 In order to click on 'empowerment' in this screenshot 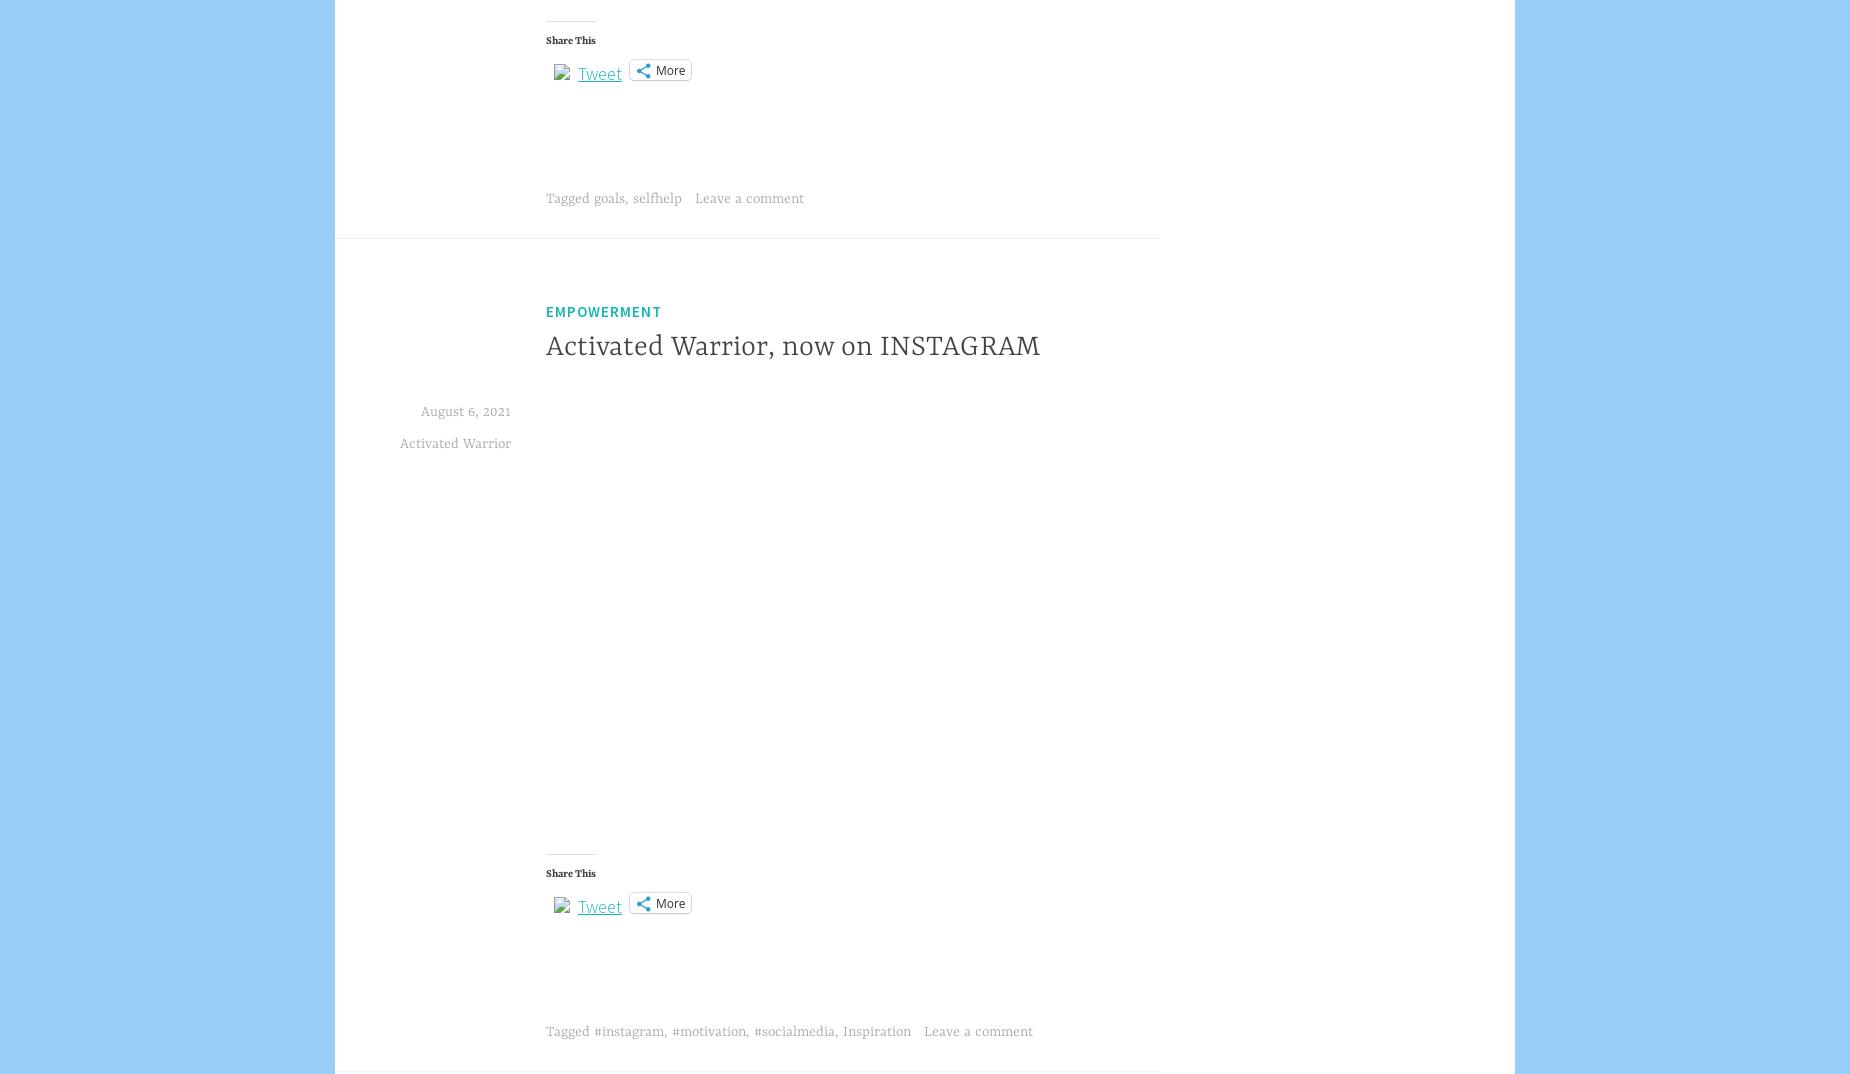, I will do `click(604, 310)`.